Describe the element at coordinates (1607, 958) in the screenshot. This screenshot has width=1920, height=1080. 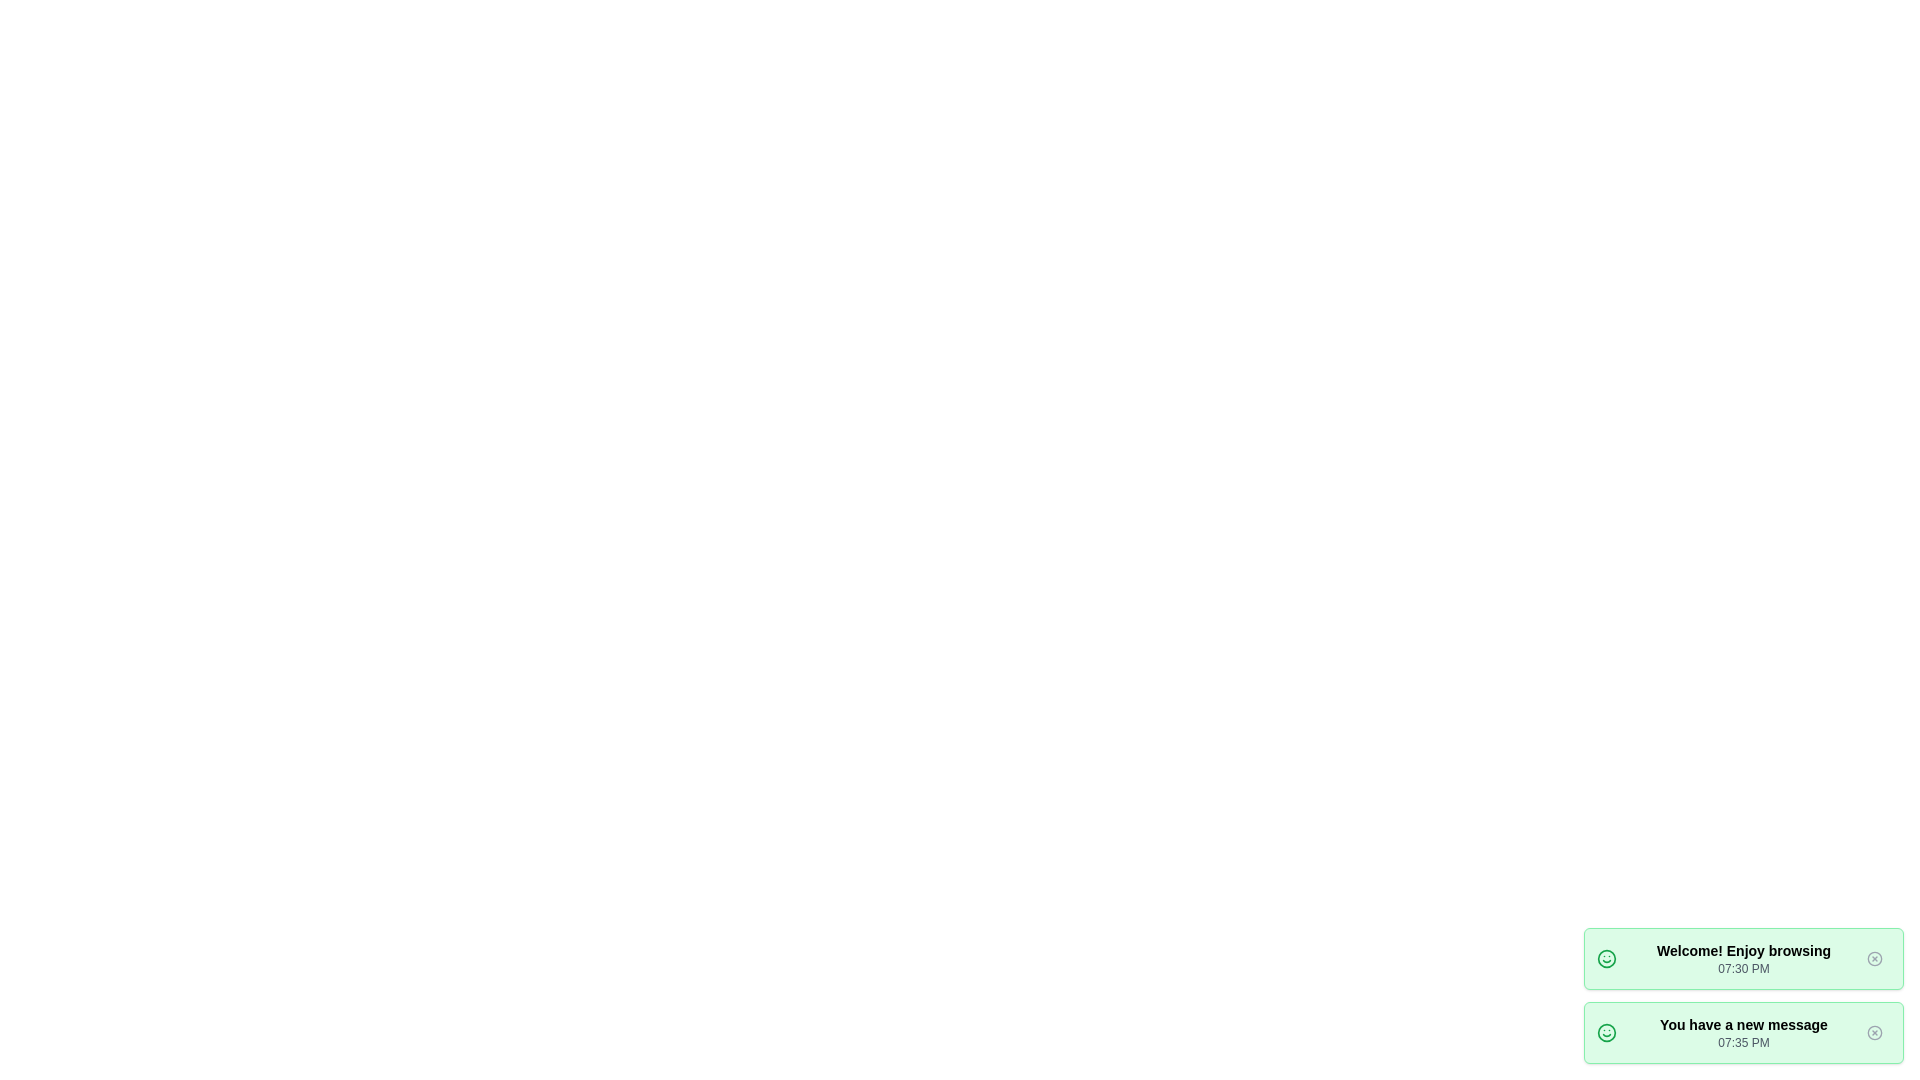
I see `the smile icon to interact with it for feedback visualization` at that location.